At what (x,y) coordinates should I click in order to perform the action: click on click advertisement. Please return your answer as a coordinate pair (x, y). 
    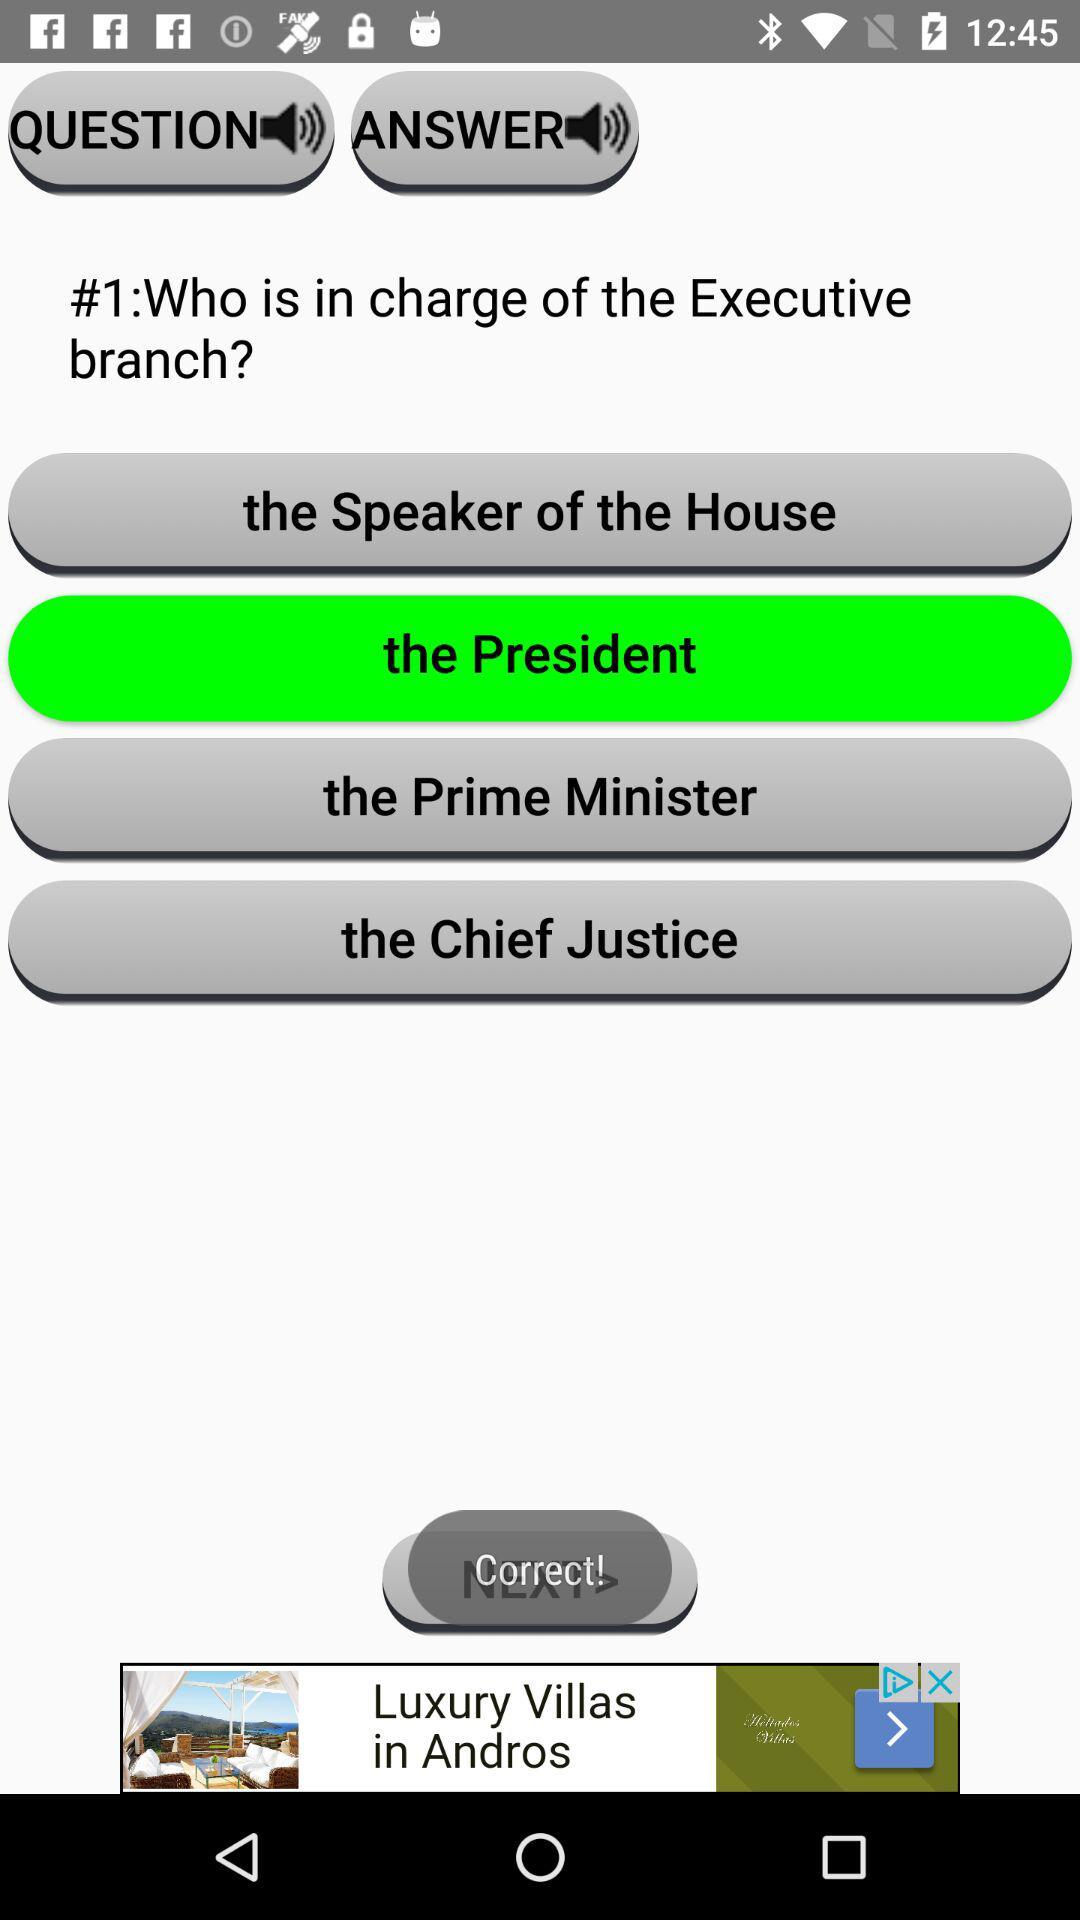
    Looking at the image, I should click on (540, 1727).